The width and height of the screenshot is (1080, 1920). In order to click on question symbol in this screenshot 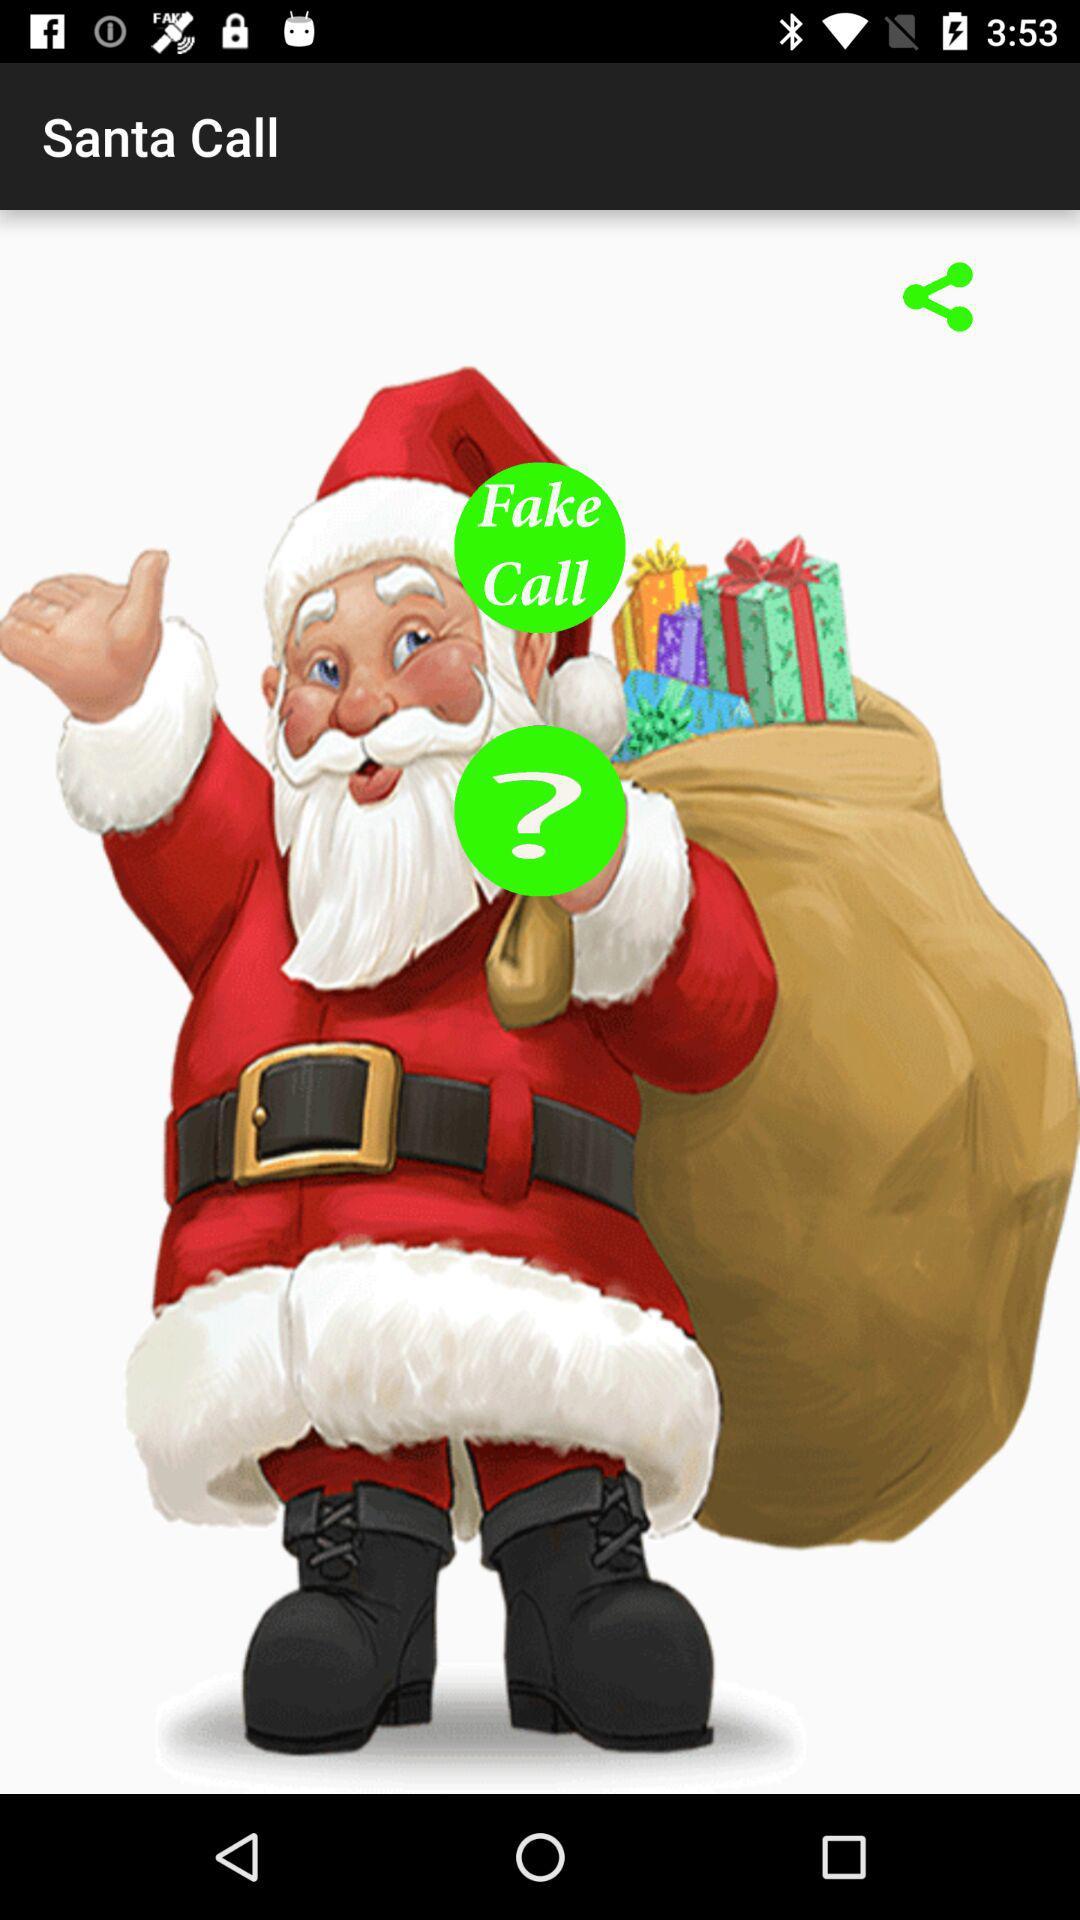, I will do `click(540, 810)`.